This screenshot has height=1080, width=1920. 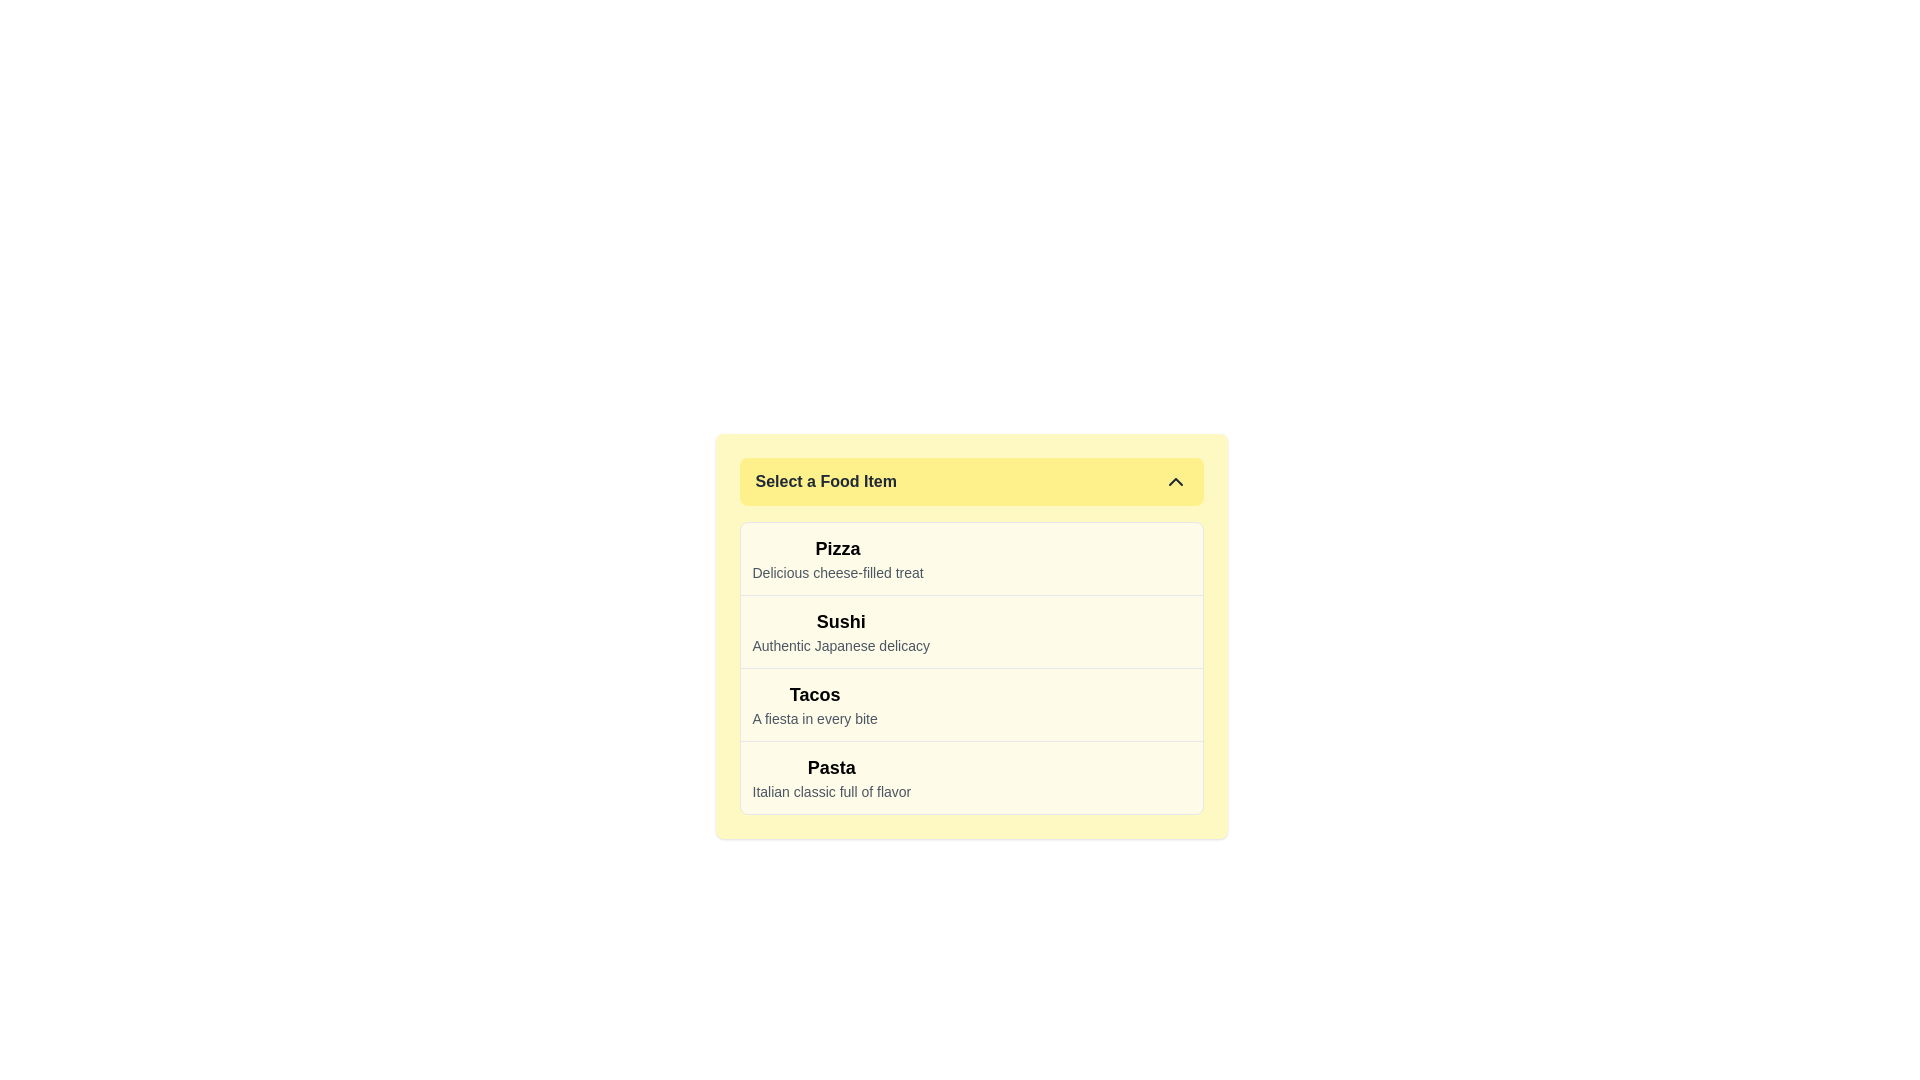 What do you see at coordinates (838, 548) in the screenshot?
I see `bold text label 'Pizza' which is the first line in the food items dropdown list titled 'Select a Food Item', positioned above the description text 'Delicious cheese-filled treat'` at bounding box center [838, 548].